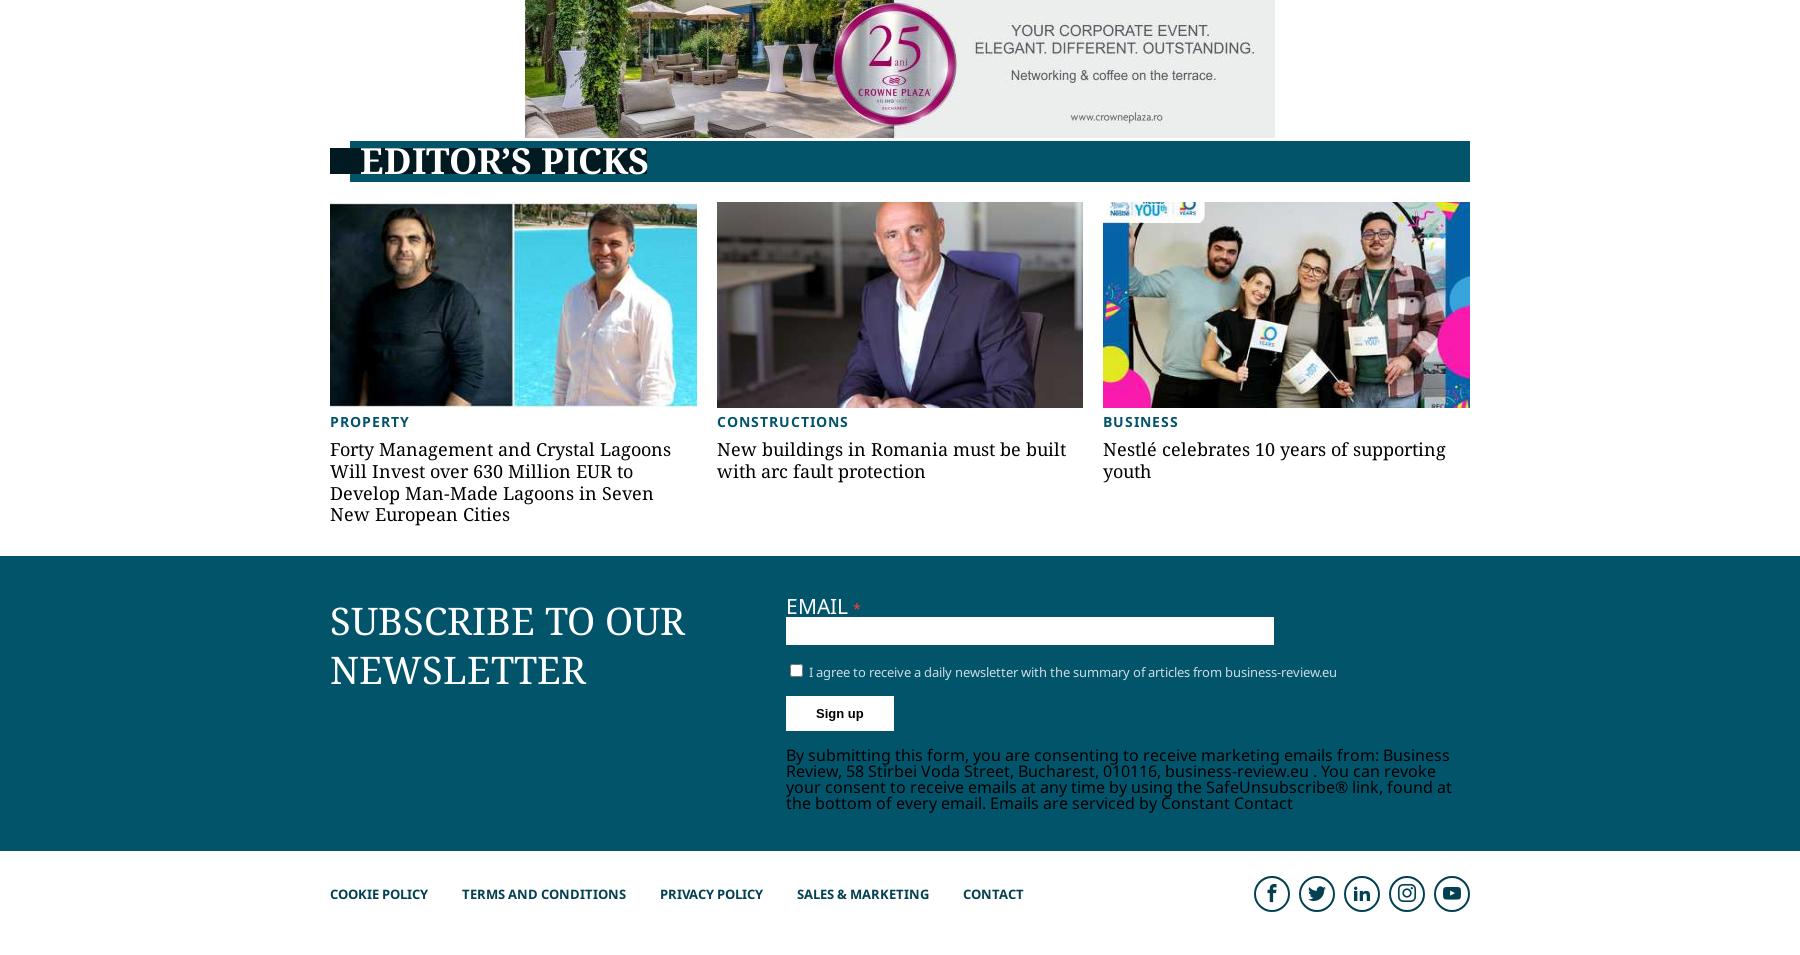 This screenshot has height=955, width=1800. What do you see at coordinates (499, 481) in the screenshot?
I see `'Forty Management and Crystal Lagoons Will Invest over 630 Million EUR to Develop Man-Made Lagoons in Seven New European Cities'` at bounding box center [499, 481].